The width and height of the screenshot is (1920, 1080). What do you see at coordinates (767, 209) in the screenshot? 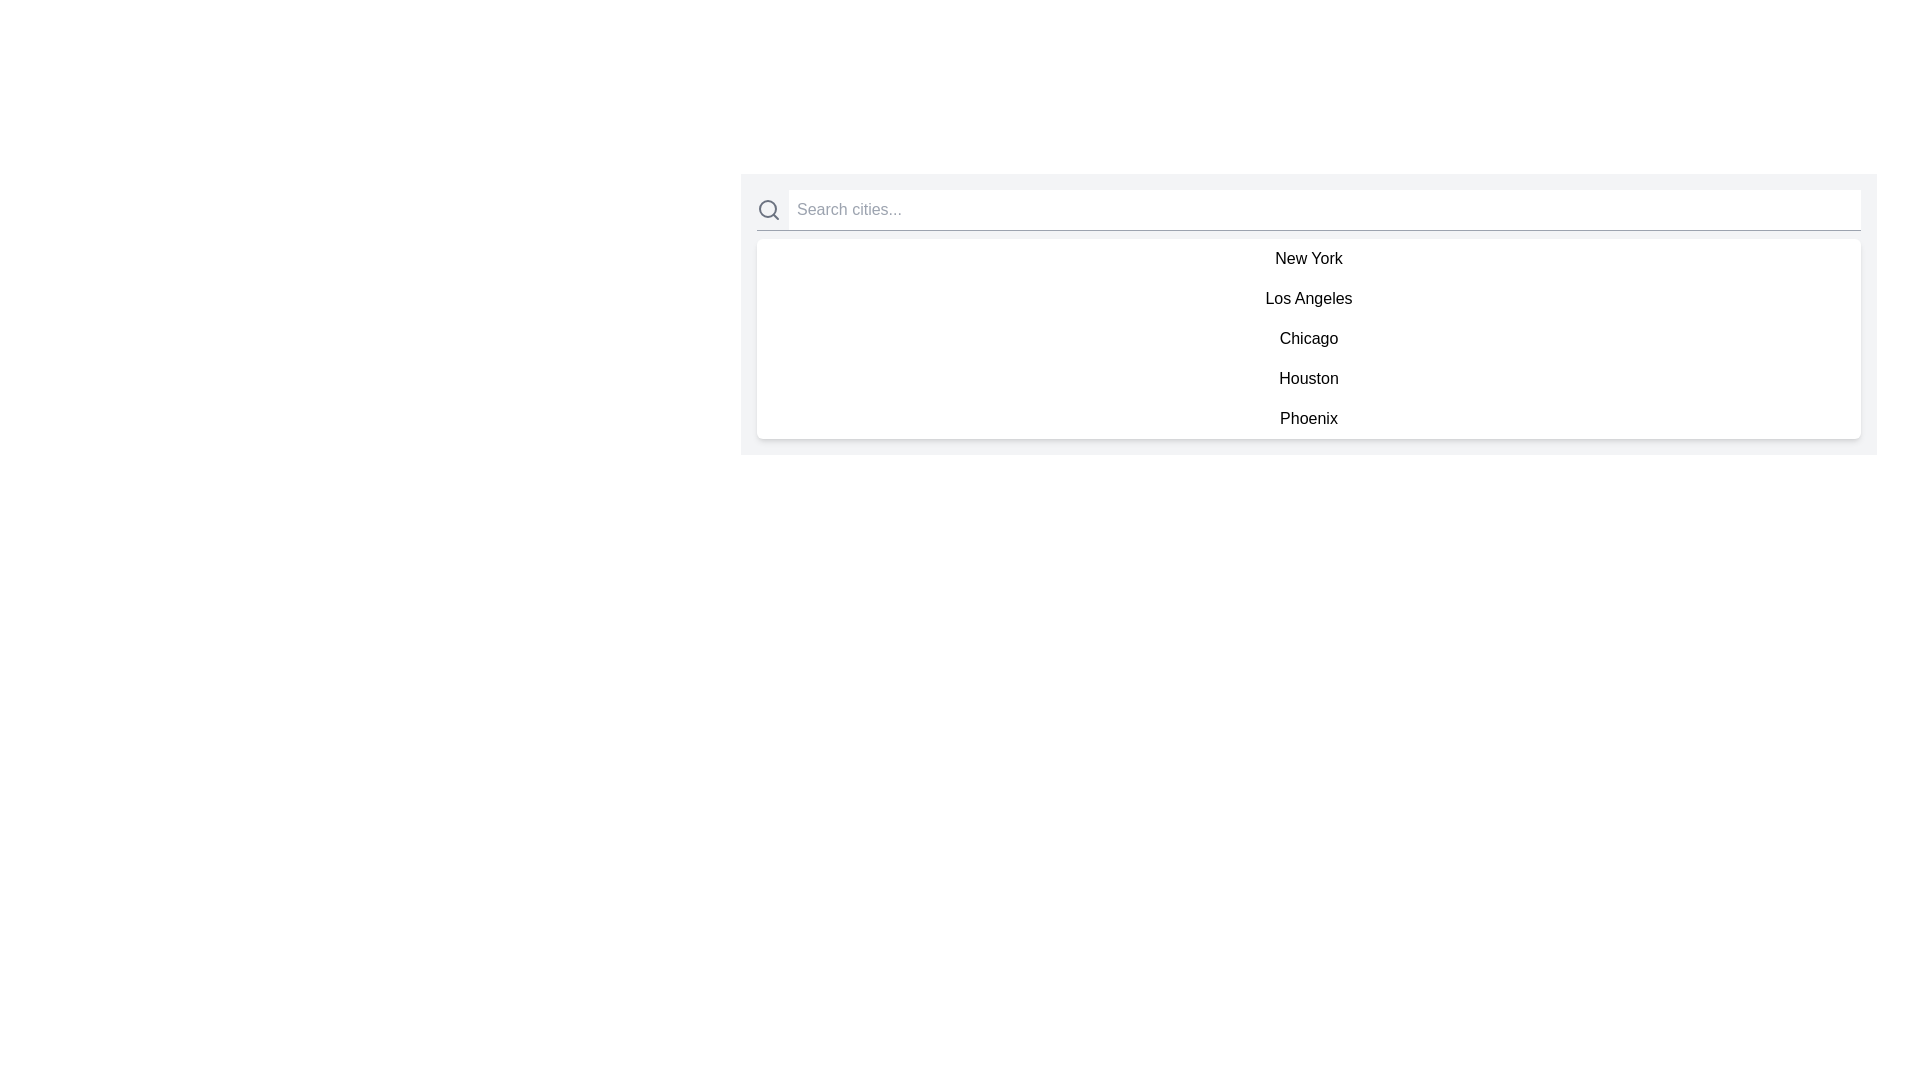
I see `the gray magnifying glass icon, which is styled with a two-pixel stroke and positioned to the left of the 'Search cities...' input field` at bounding box center [767, 209].